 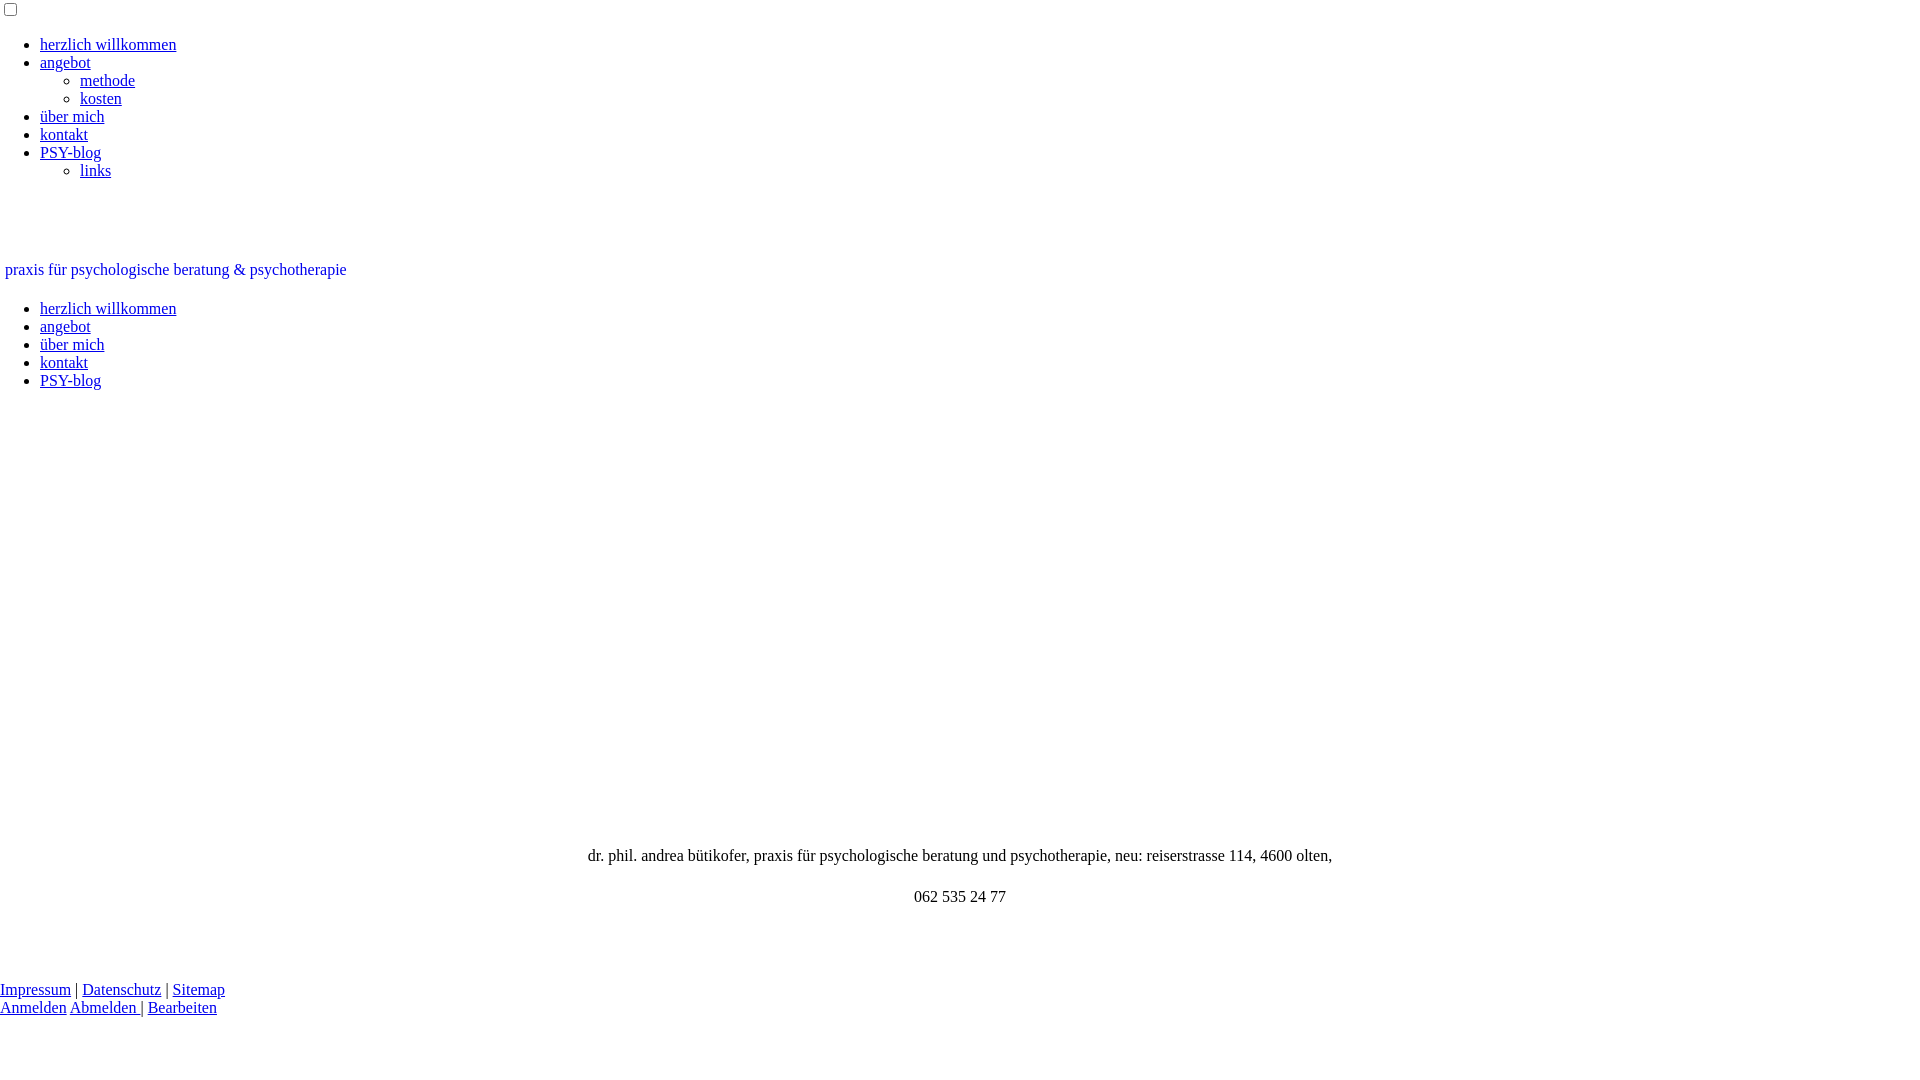 What do you see at coordinates (182, 1007) in the screenshot?
I see `'Bearbeiten'` at bounding box center [182, 1007].